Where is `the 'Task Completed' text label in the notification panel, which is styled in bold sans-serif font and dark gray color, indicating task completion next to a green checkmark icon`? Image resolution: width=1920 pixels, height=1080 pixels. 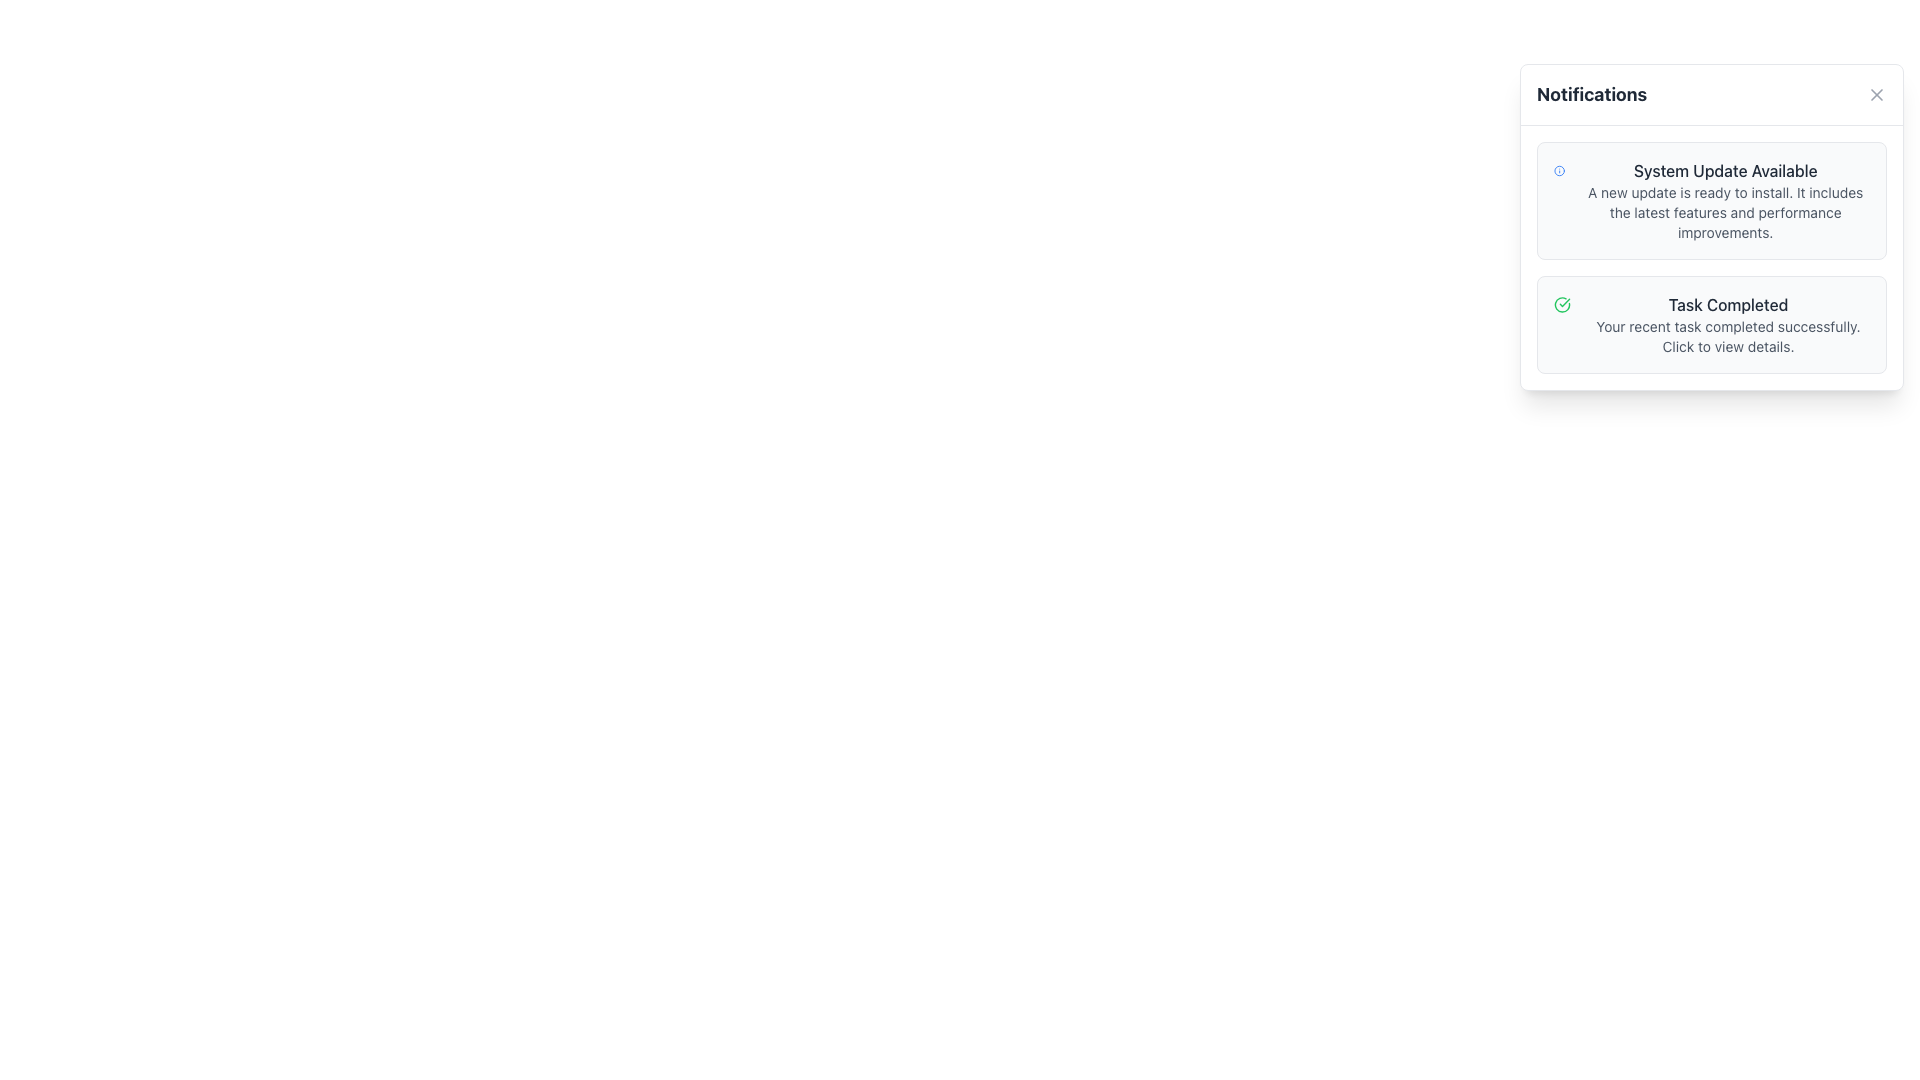
the 'Task Completed' text label in the notification panel, which is styled in bold sans-serif font and dark gray color, indicating task completion next to a green checkmark icon is located at coordinates (1727, 304).